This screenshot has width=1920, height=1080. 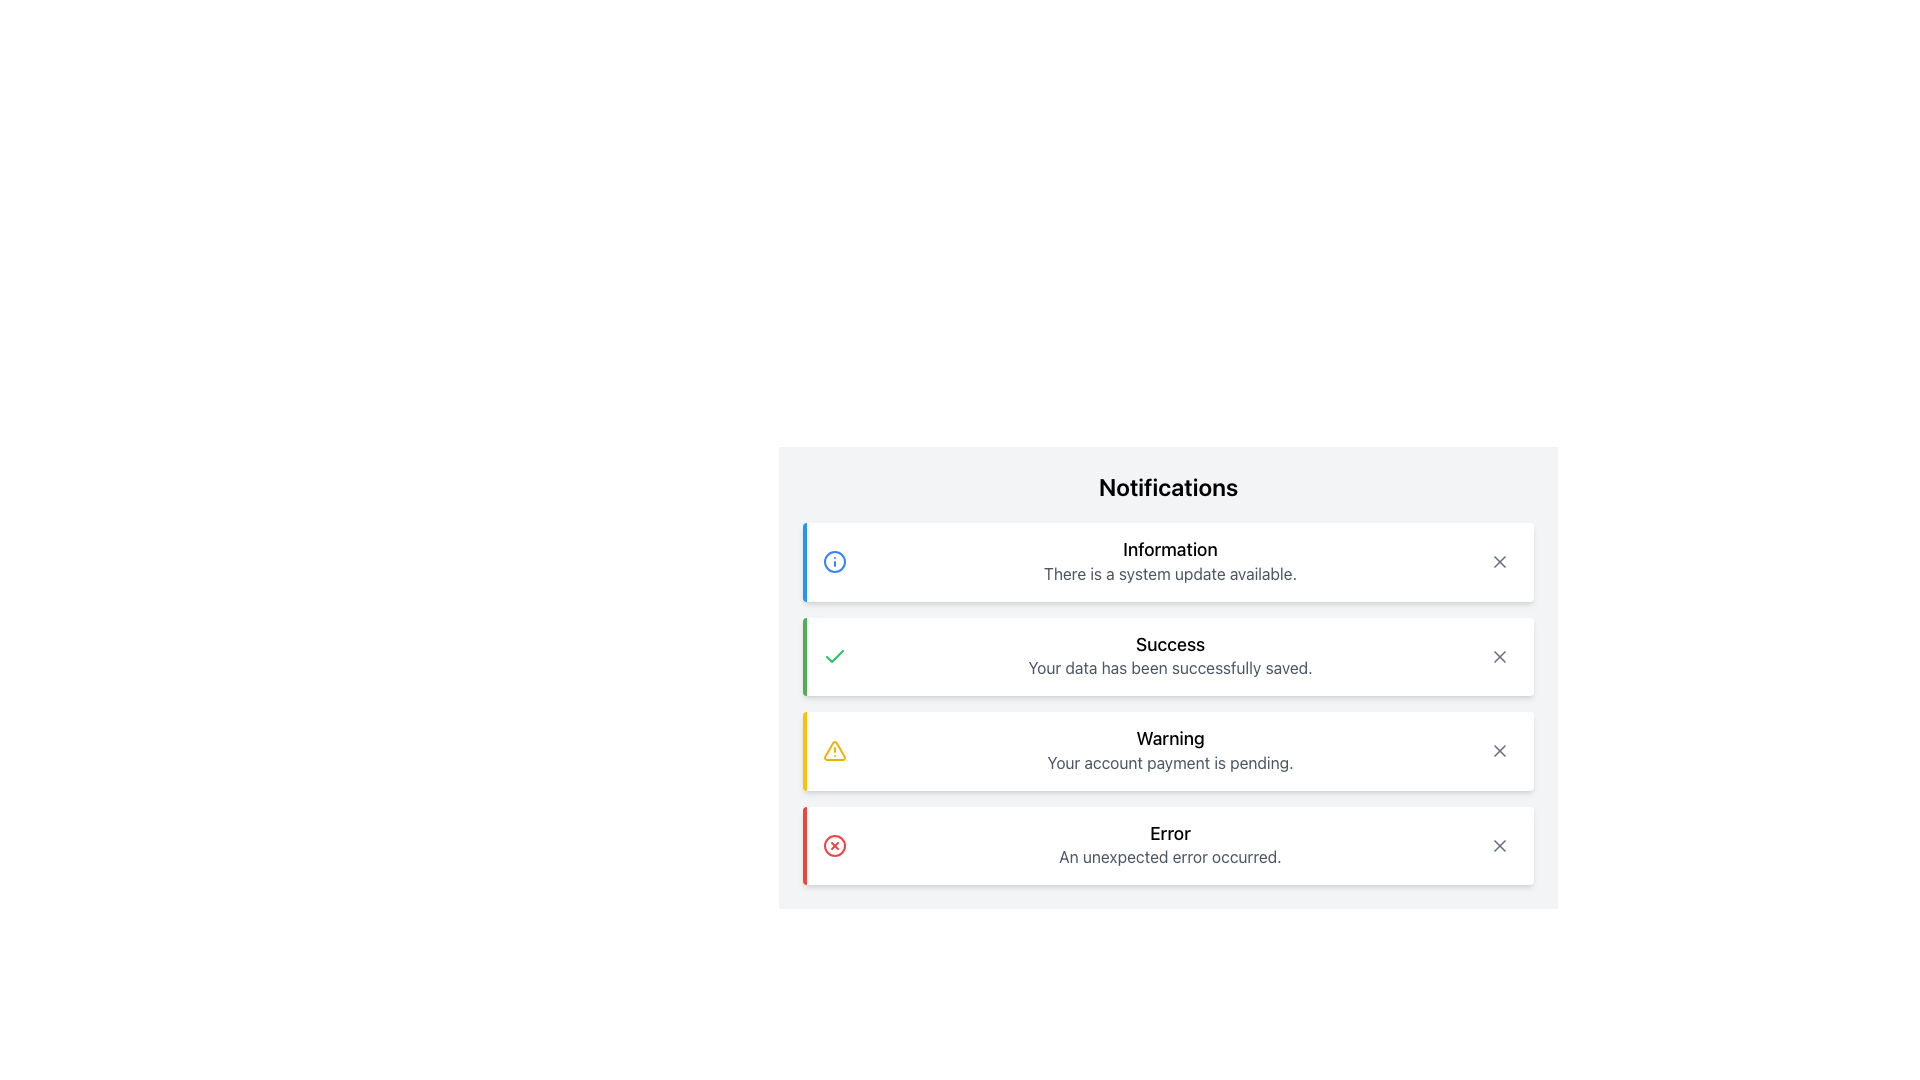 I want to click on 'Notifications' text label located at the top of the gray notification panel, which is bold and prominent, so click(x=1168, y=486).